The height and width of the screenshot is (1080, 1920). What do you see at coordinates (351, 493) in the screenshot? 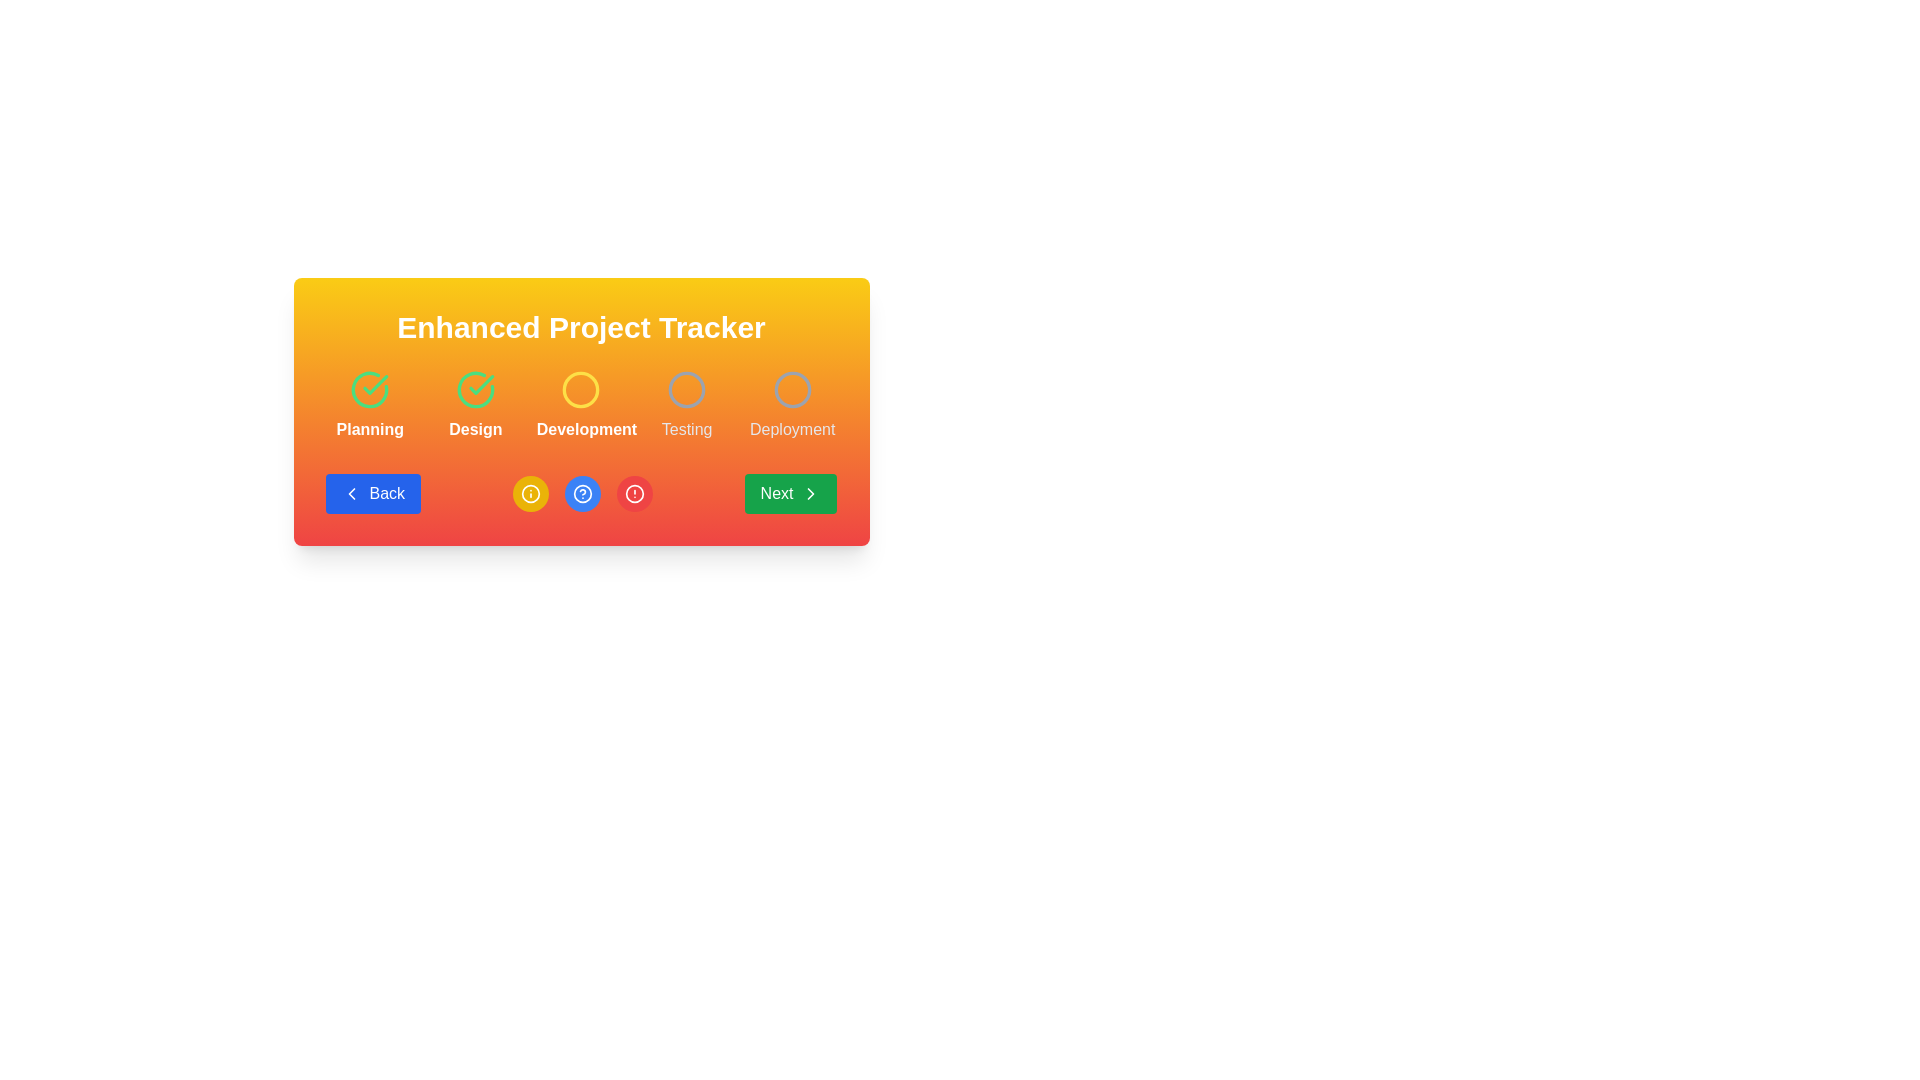
I see `the left-pointing chevron arrow icon inside the blue 'Back' button` at bounding box center [351, 493].